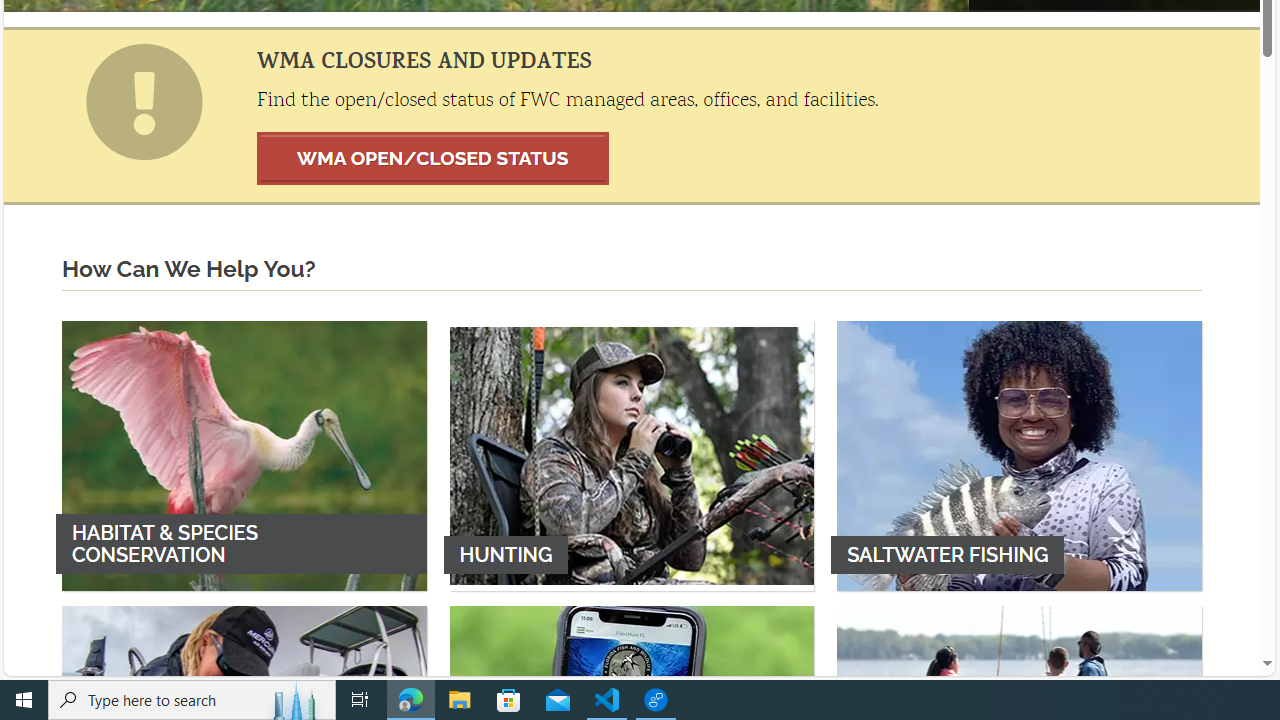 The width and height of the screenshot is (1280, 720). Describe the element at coordinates (243, 455) in the screenshot. I see `'HABITAT & SPECIES CONSERVATION'` at that location.